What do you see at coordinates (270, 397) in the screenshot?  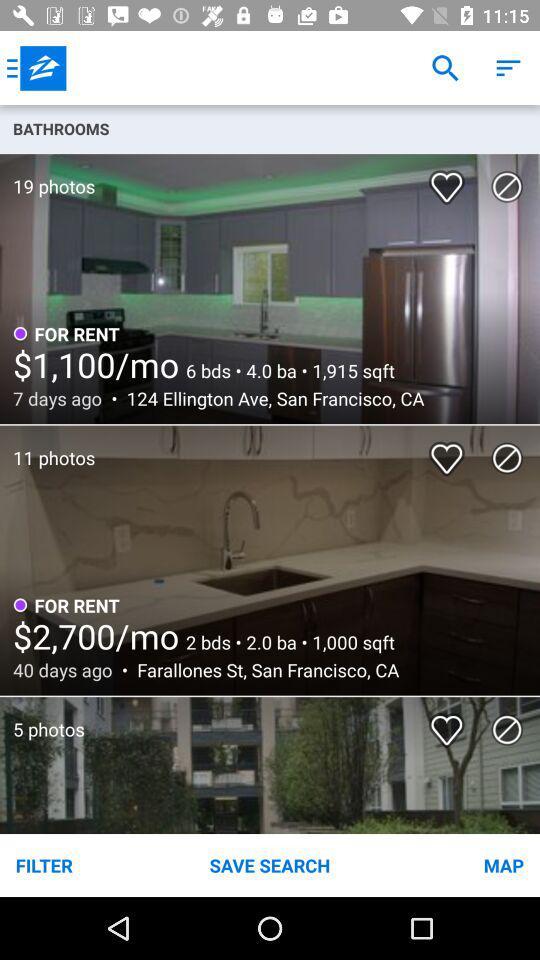 I see `icon below the $1,100/mo item` at bounding box center [270, 397].